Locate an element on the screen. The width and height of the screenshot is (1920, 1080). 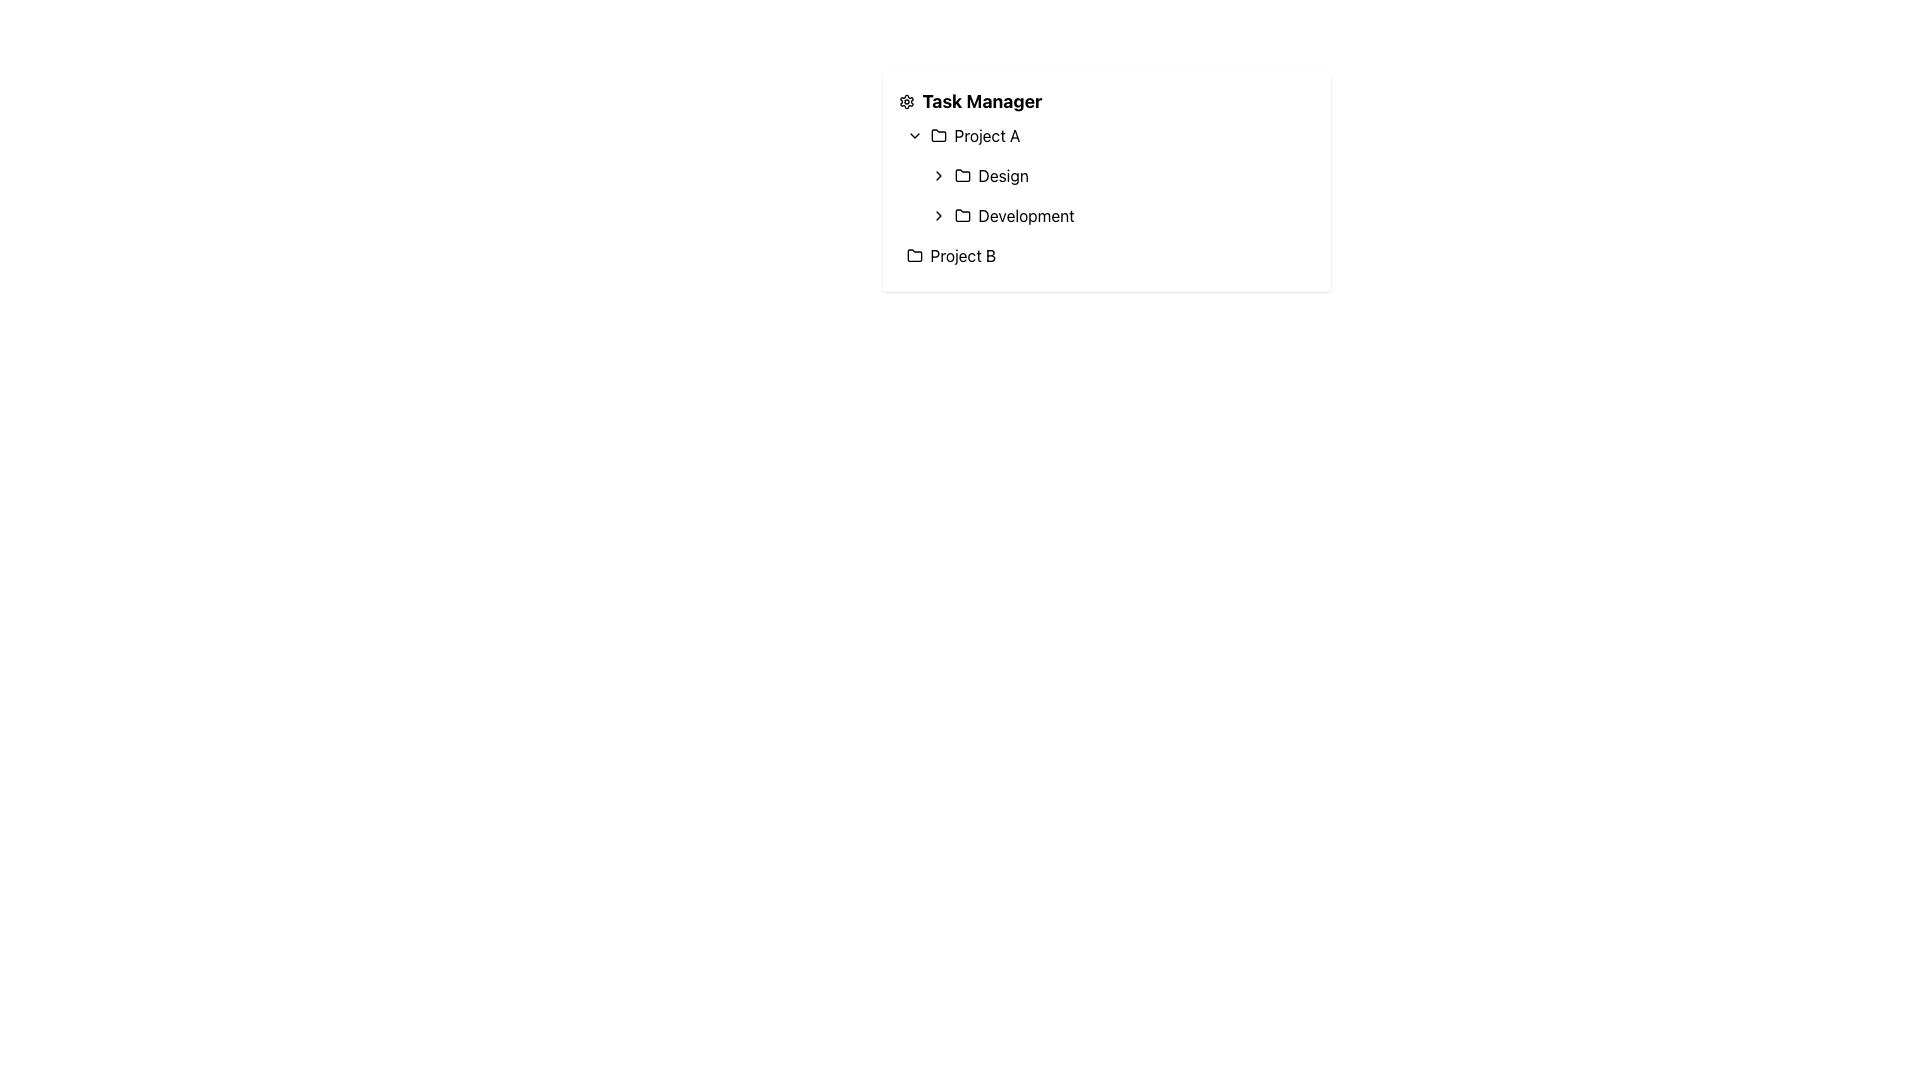
the collapsible folder item labeled 'Development' is located at coordinates (1117, 196).